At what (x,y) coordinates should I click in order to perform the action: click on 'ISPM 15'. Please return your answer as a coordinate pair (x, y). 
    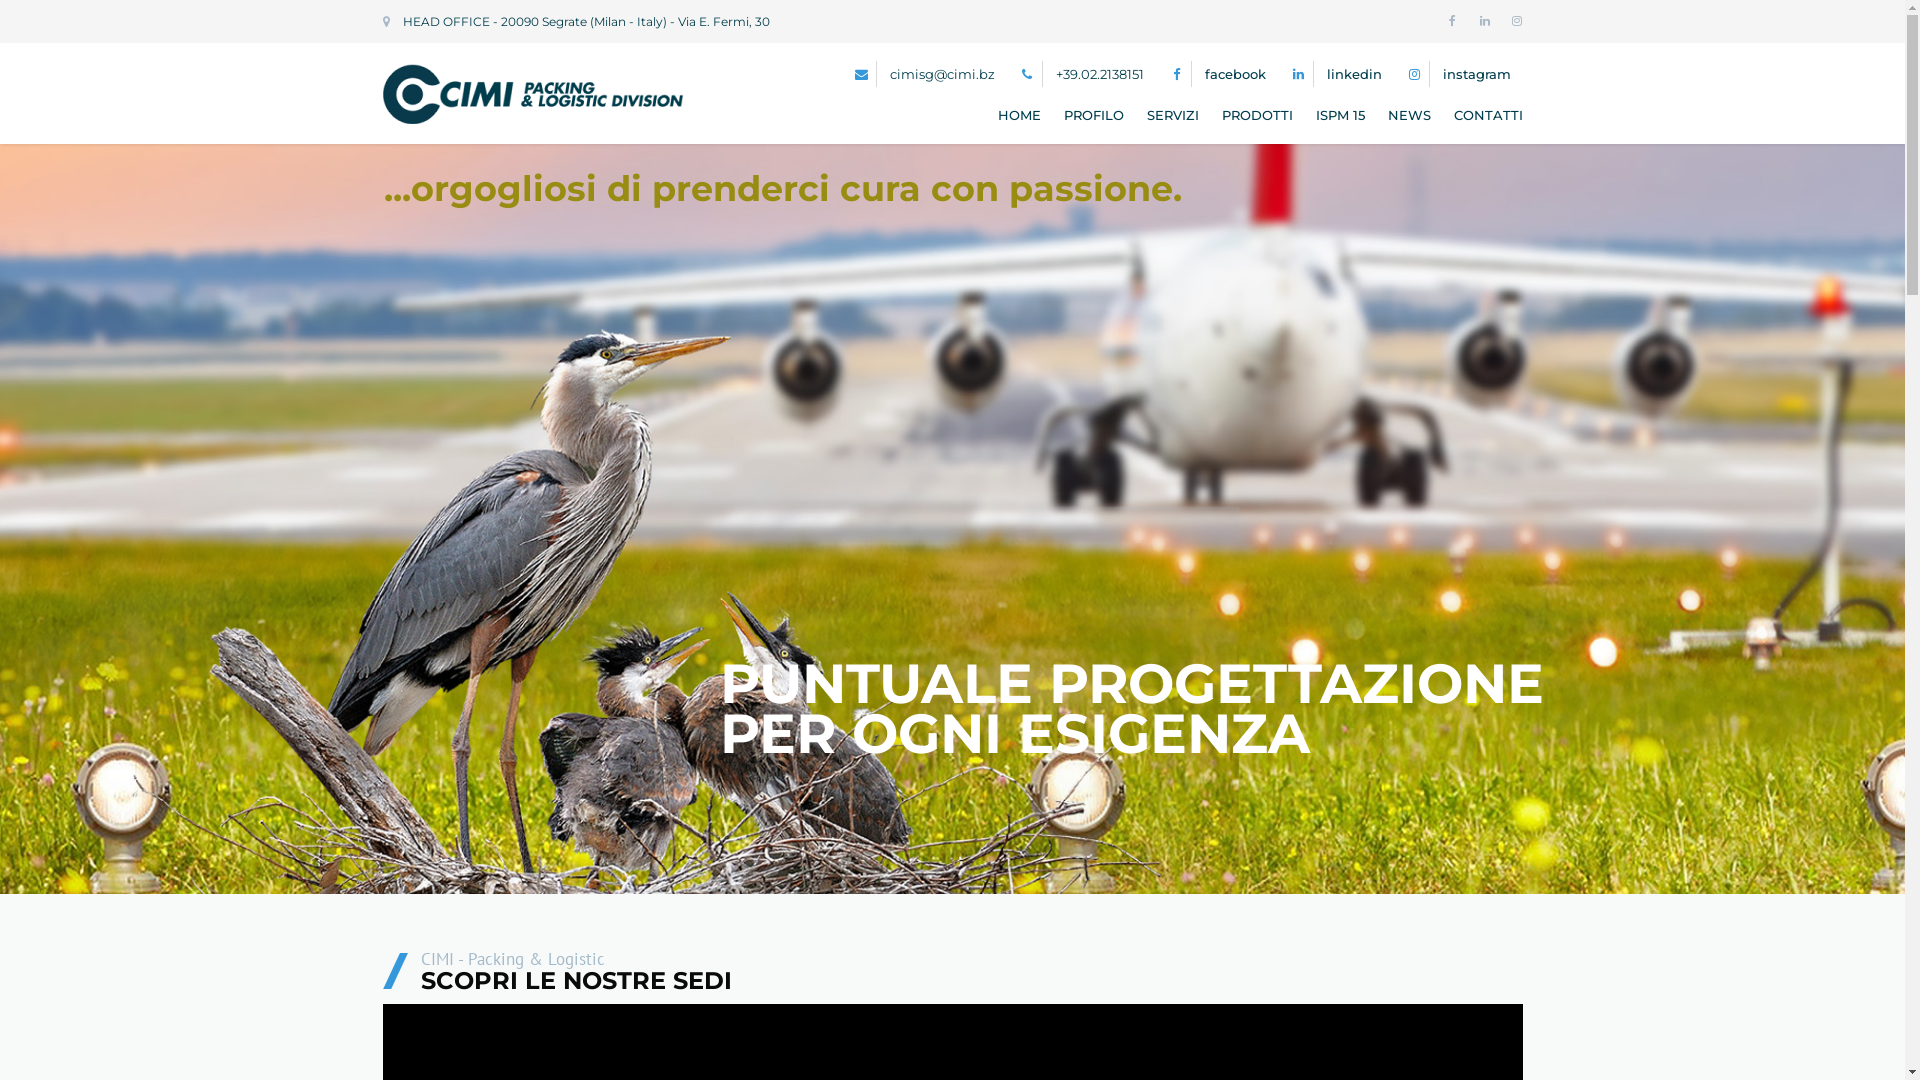
    Looking at the image, I should click on (1340, 115).